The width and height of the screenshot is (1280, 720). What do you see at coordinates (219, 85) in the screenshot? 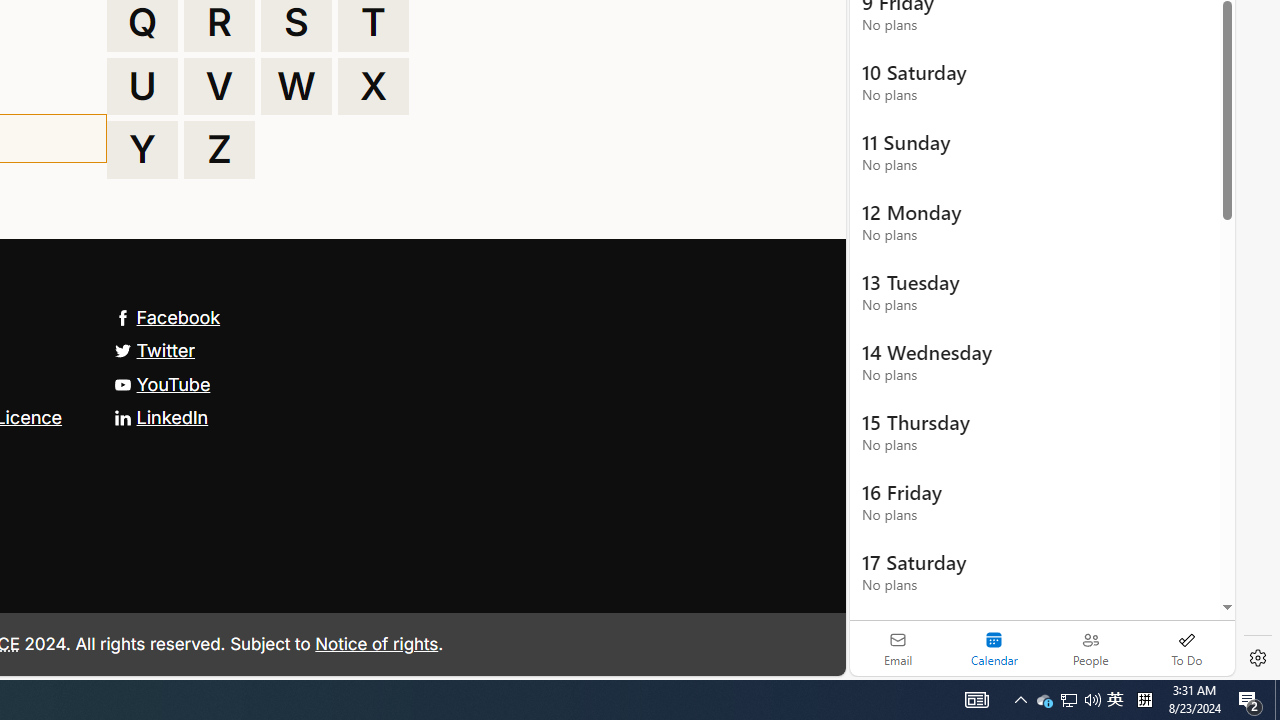
I see `'V'` at bounding box center [219, 85].